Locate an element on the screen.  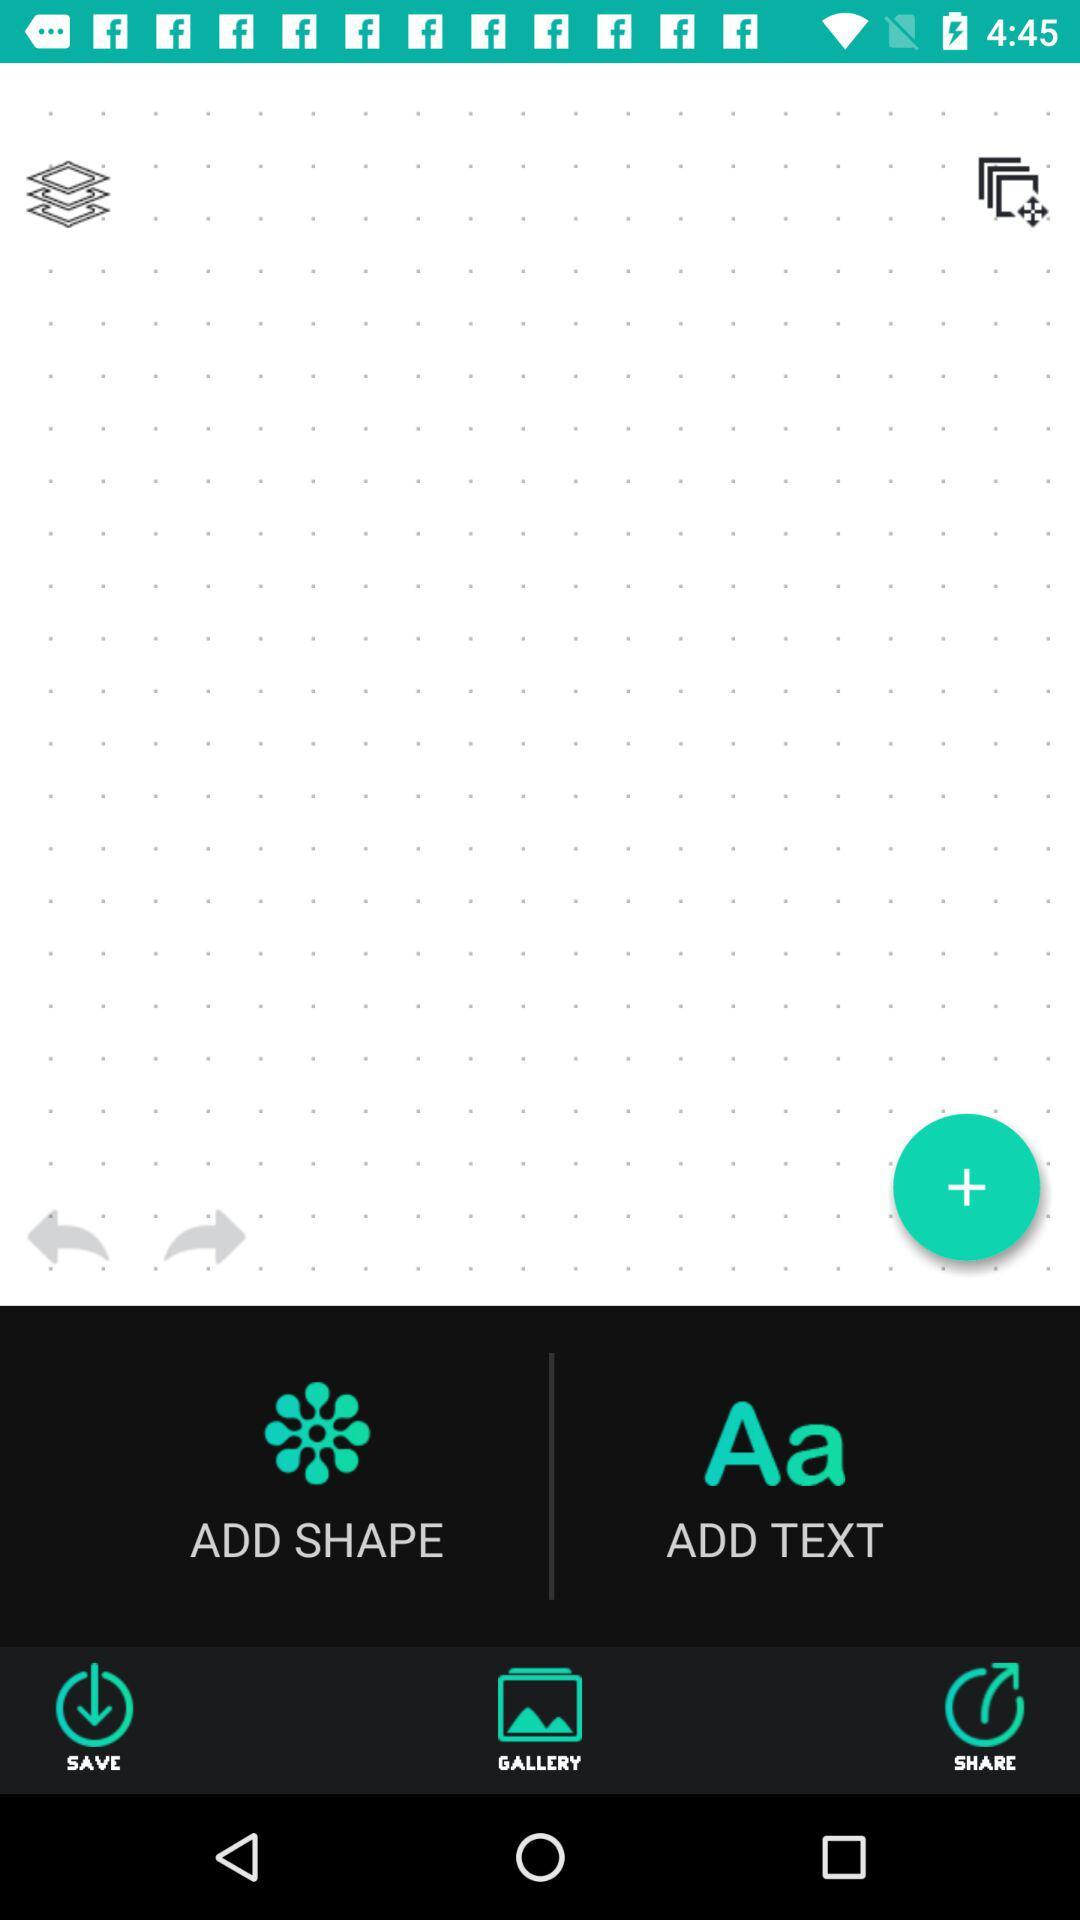
the add icon is located at coordinates (965, 1187).